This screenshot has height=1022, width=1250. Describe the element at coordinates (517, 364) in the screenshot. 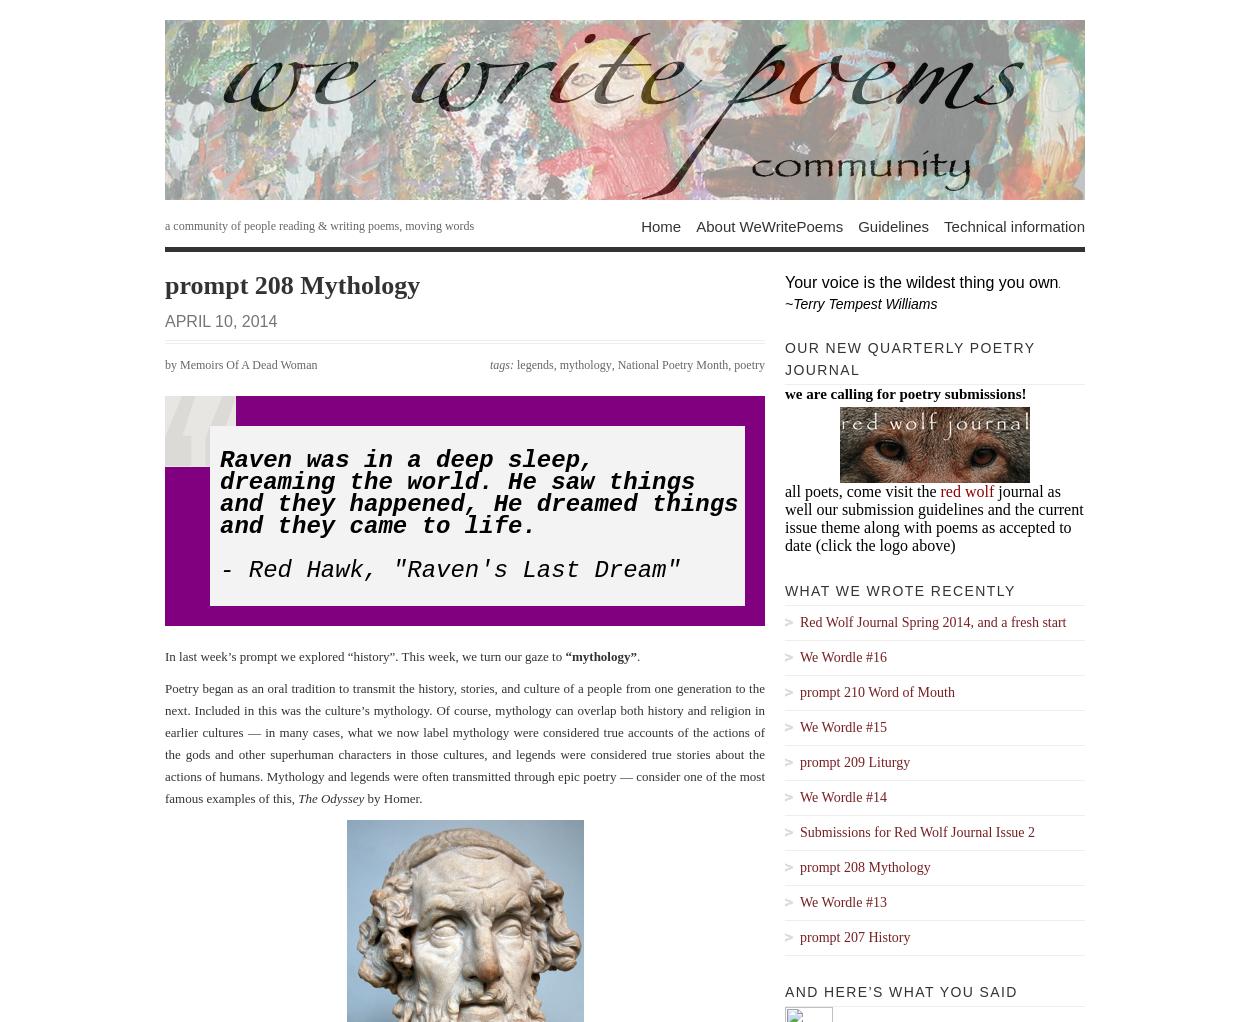

I see `'legends'` at that location.